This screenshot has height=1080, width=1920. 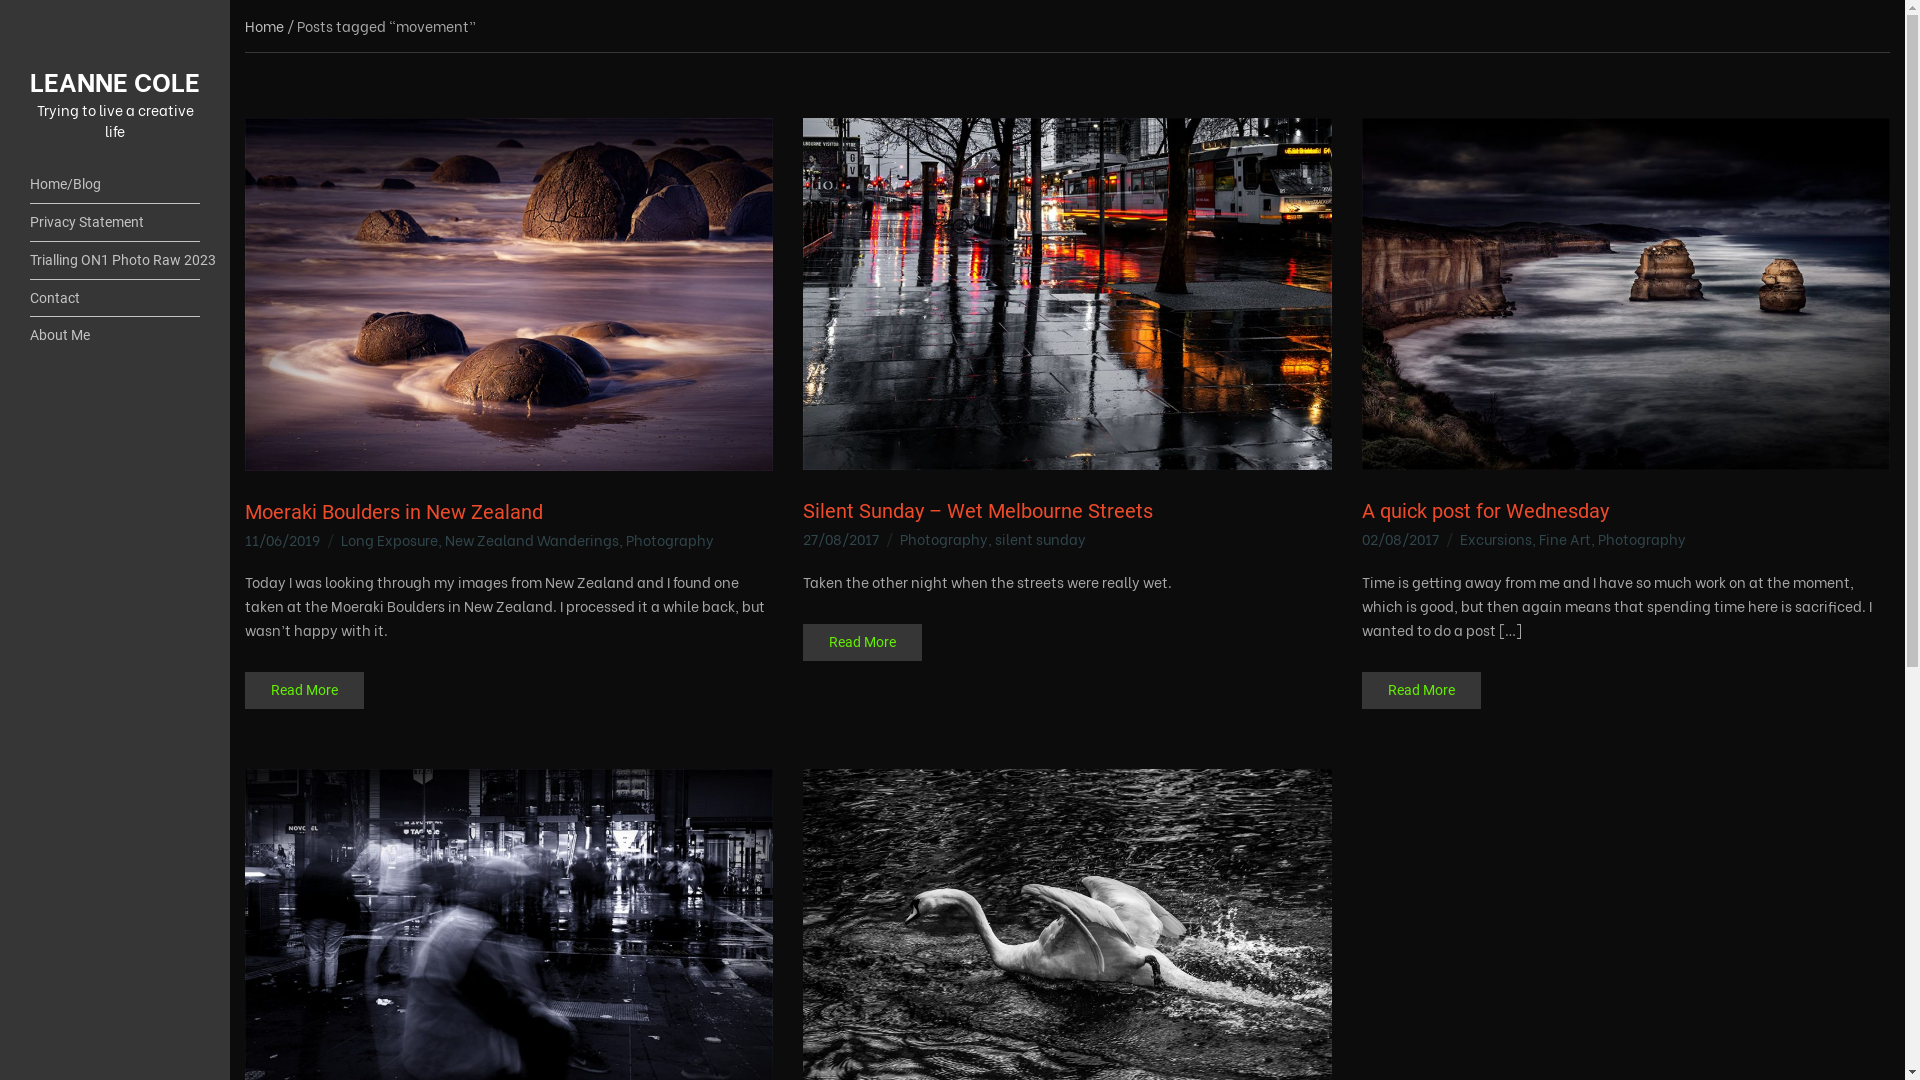 What do you see at coordinates (29, 334) in the screenshot?
I see `'About Me'` at bounding box center [29, 334].